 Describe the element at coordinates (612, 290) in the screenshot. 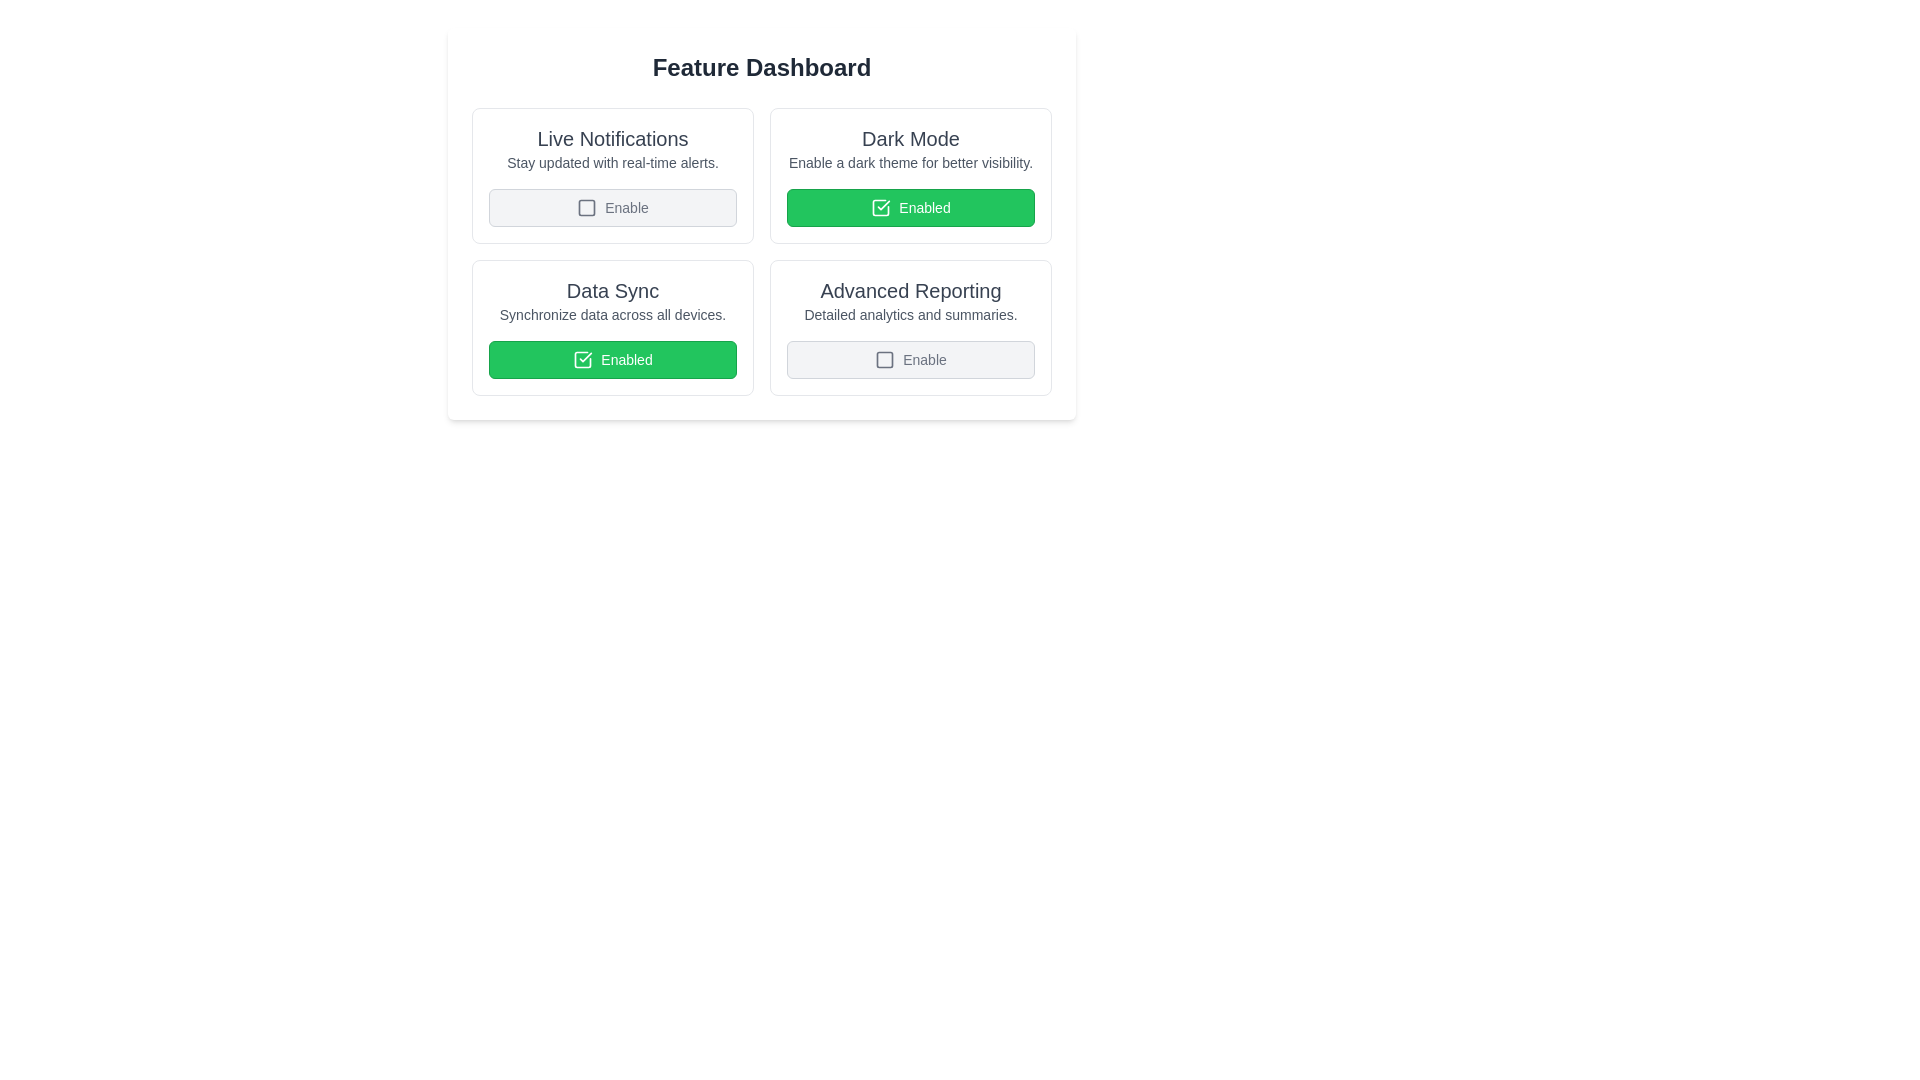

I see `the Text label that serves as a heading for the second feature card from the left in the second row, which describes the card's functionality about synchronizing data across devices` at that location.